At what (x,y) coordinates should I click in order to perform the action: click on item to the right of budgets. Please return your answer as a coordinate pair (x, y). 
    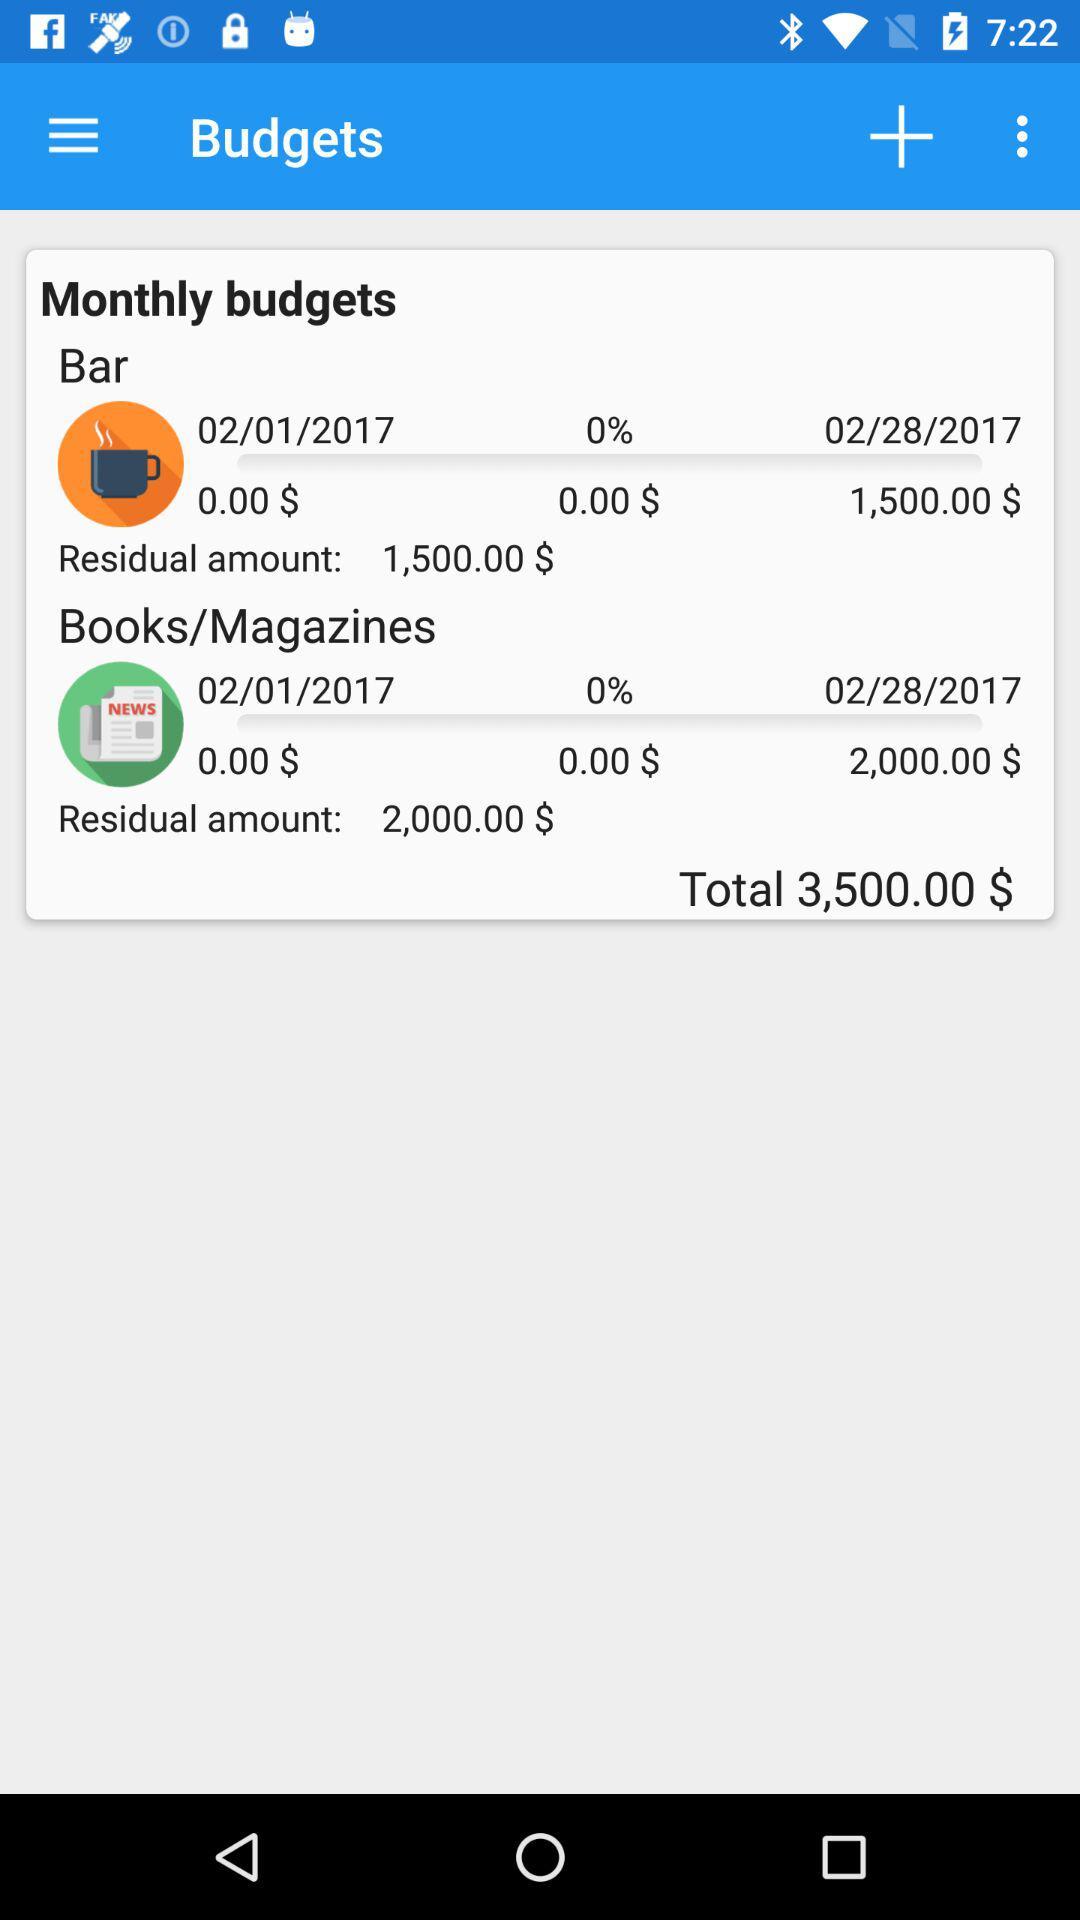
    Looking at the image, I should click on (901, 135).